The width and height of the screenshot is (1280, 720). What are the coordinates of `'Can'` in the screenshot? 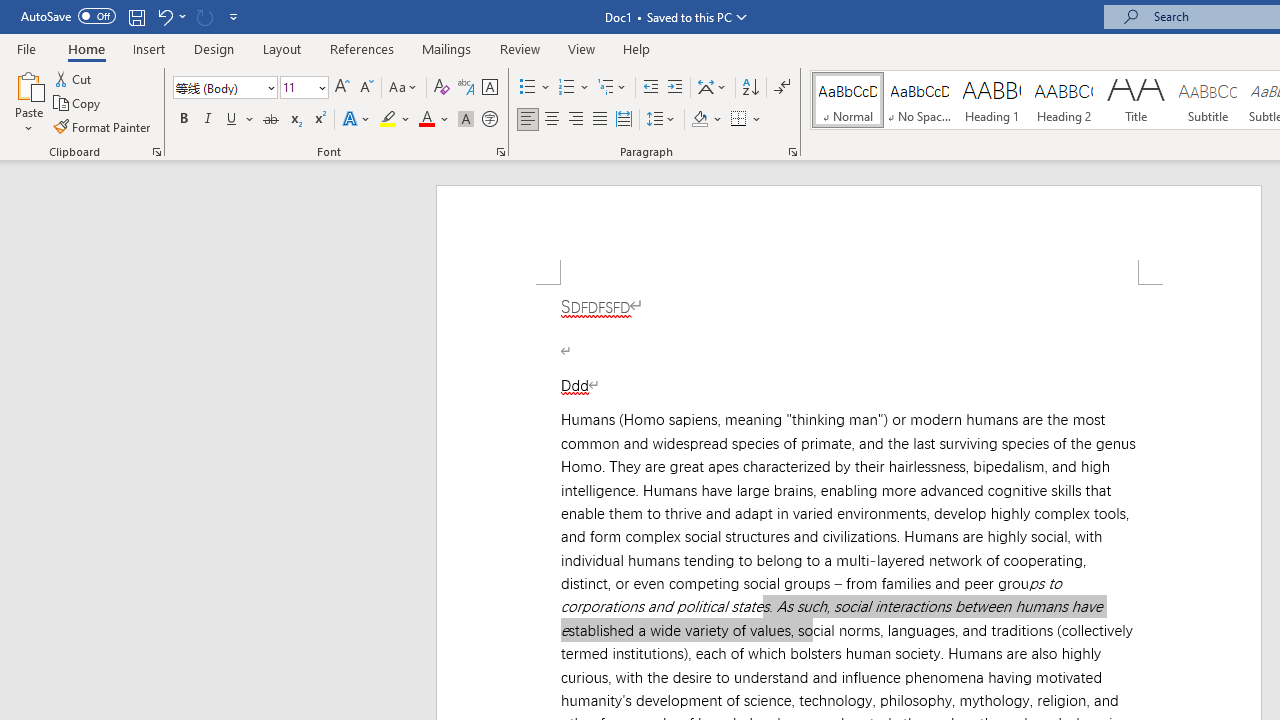 It's located at (204, 16).